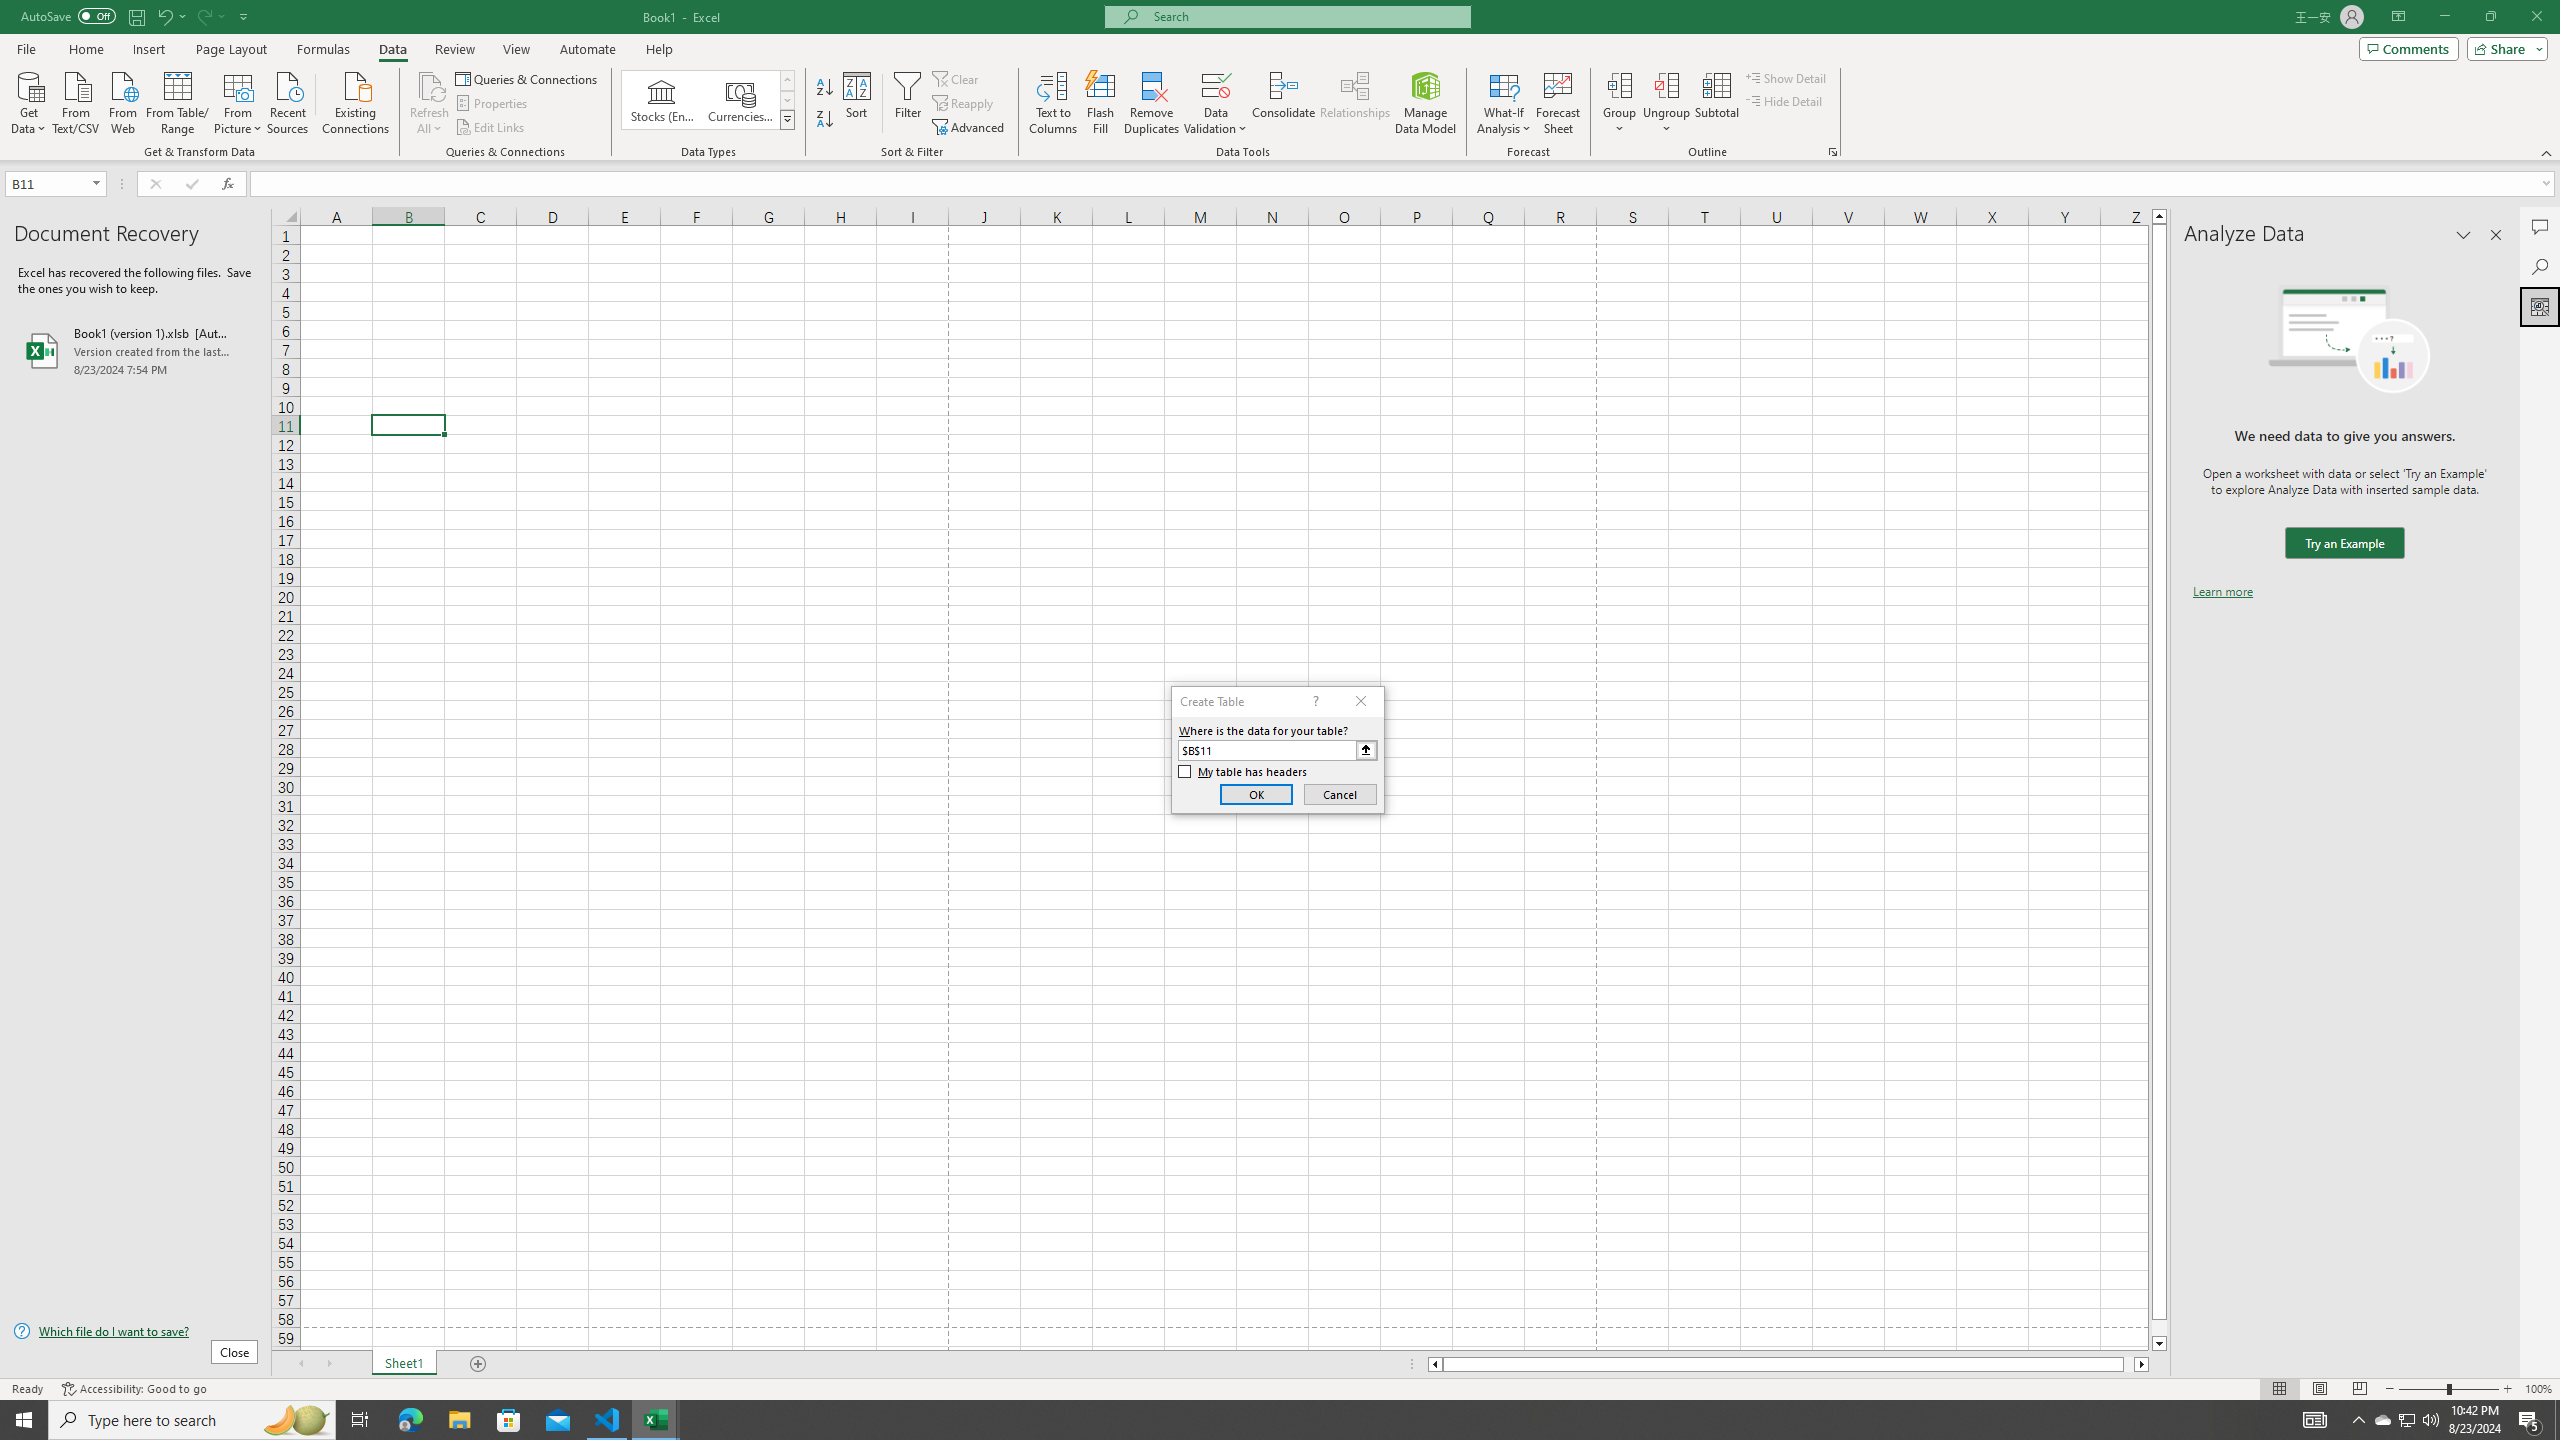 The width and height of the screenshot is (2560, 1440). What do you see at coordinates (1619, 103) in the screenshot?
I see `'Group...'` at bounding box center [1619, 103].